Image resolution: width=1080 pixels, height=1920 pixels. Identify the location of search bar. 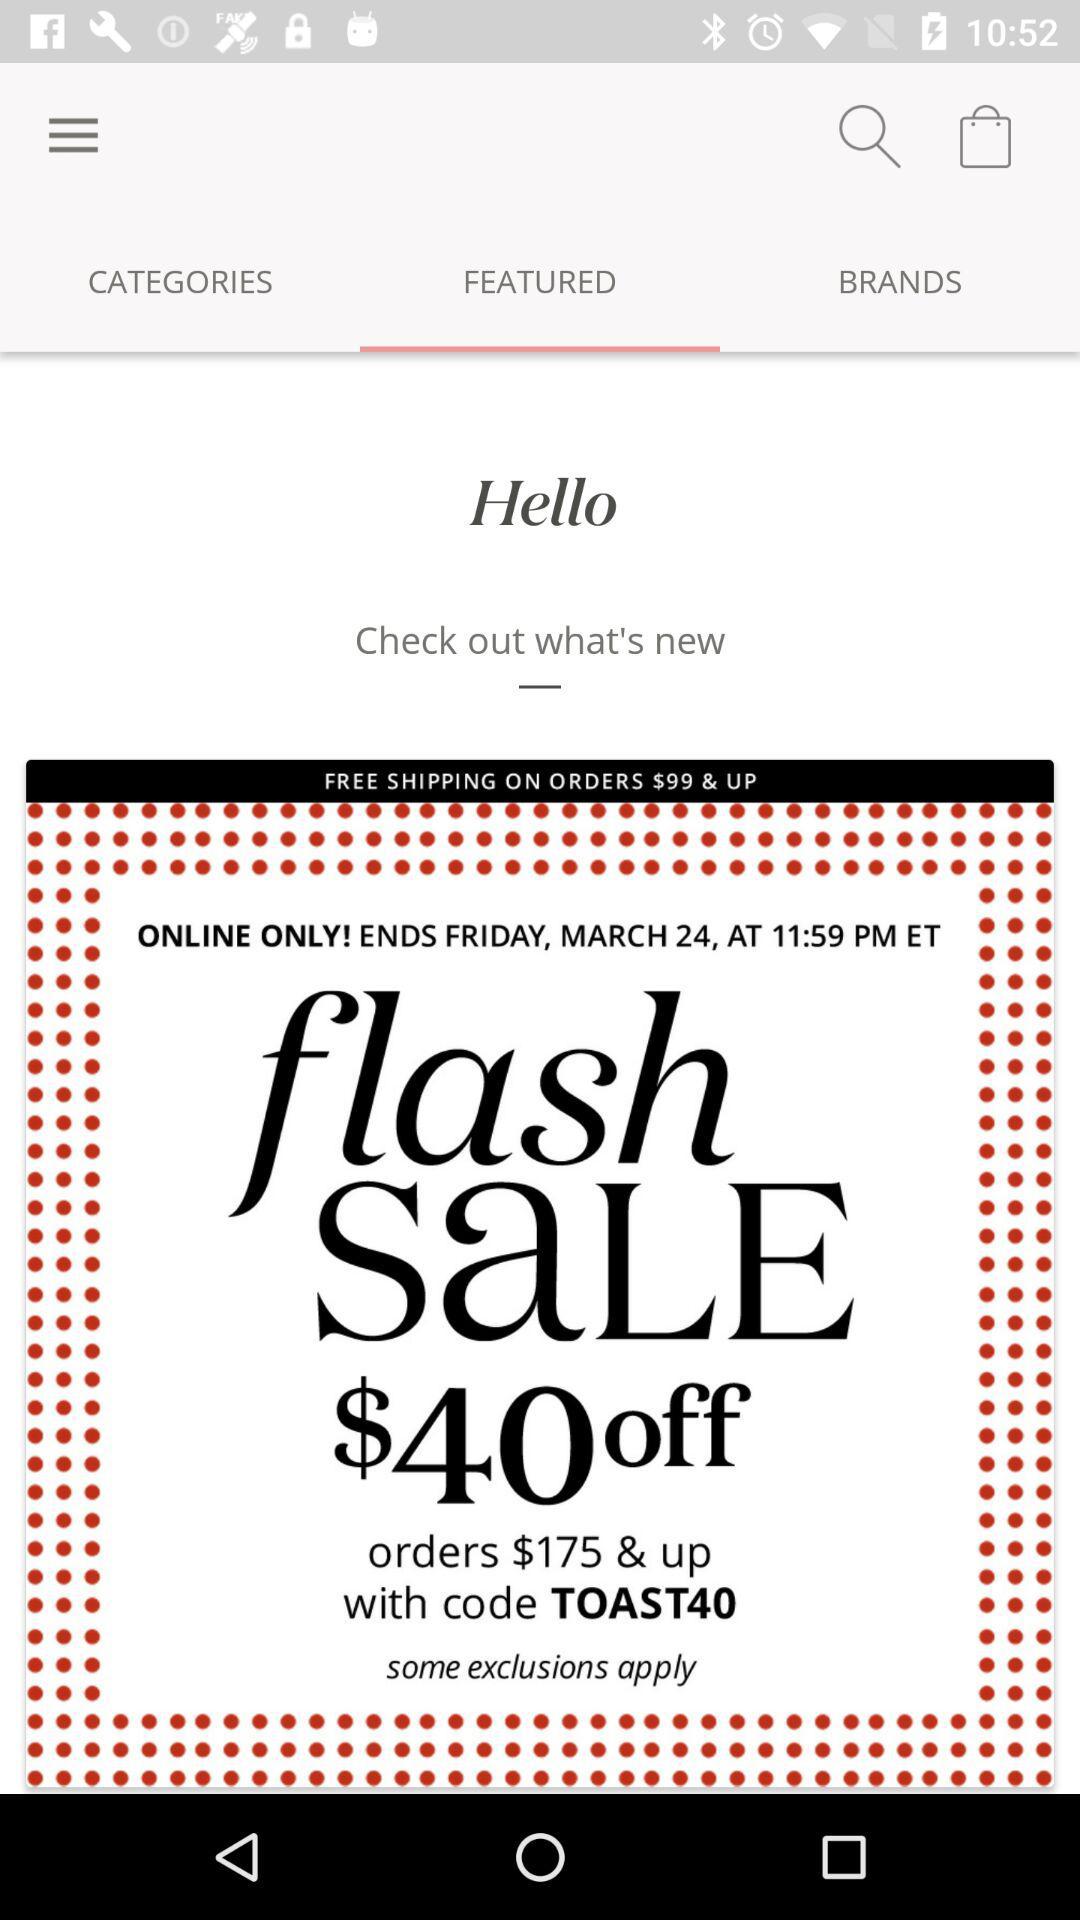
(869, 135).